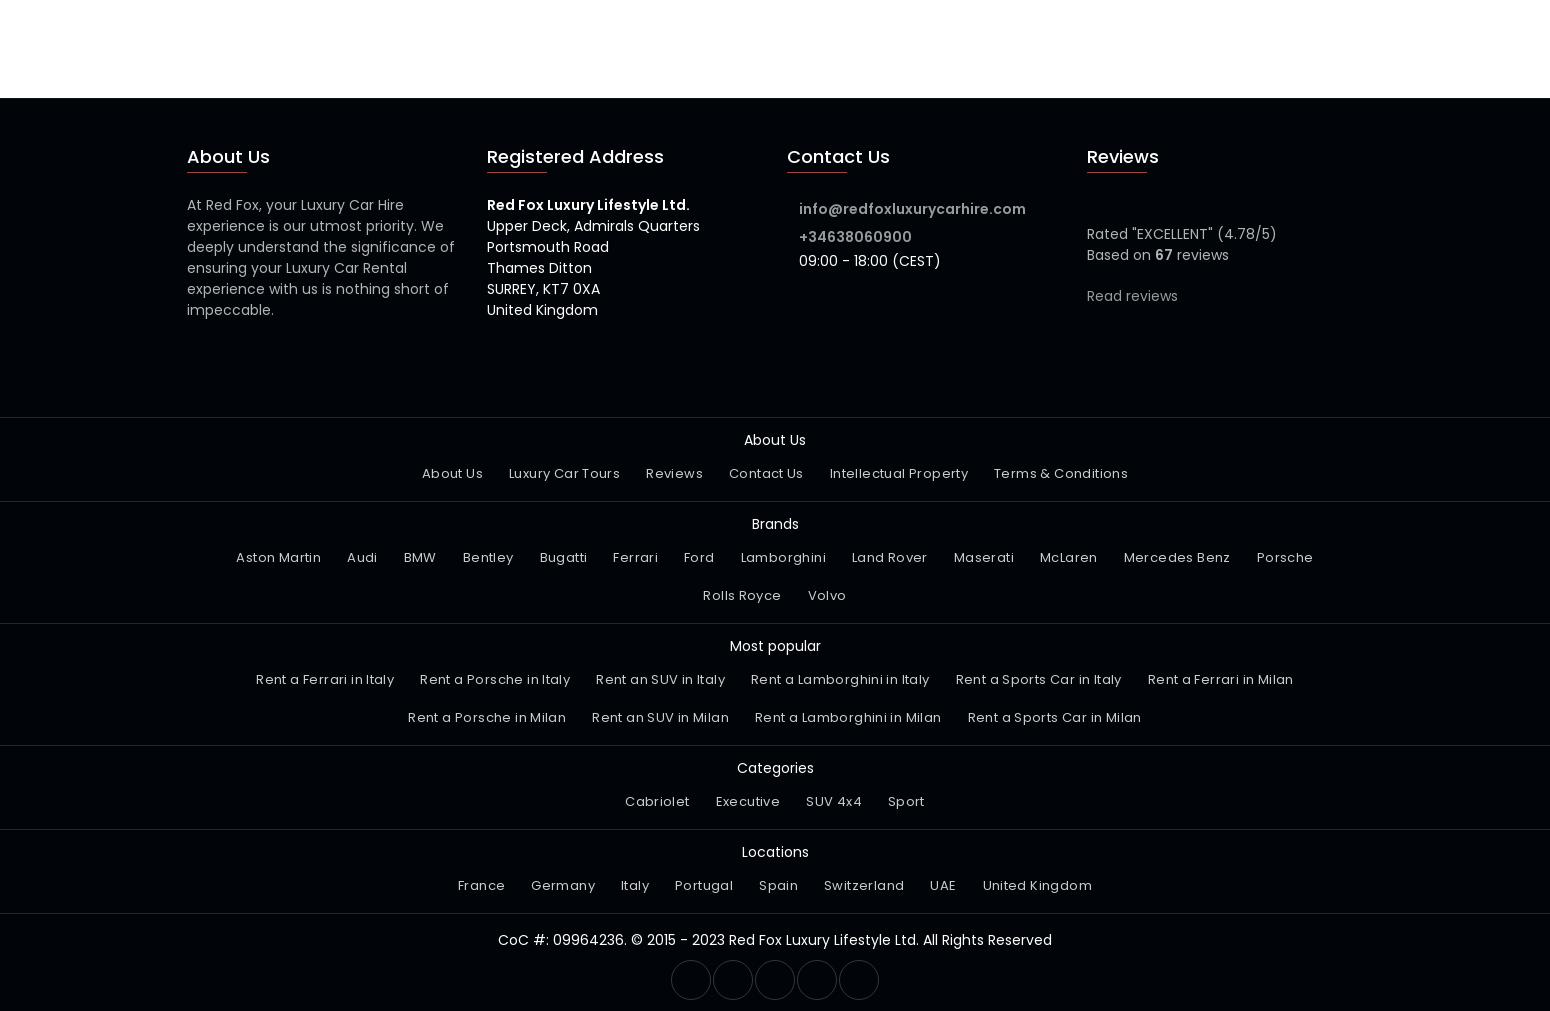 The width and height of the screenshot is (1550, 1011). Describe the element at coordinates (741, 851) in the screenshot. I see `'Locations'` at that location.